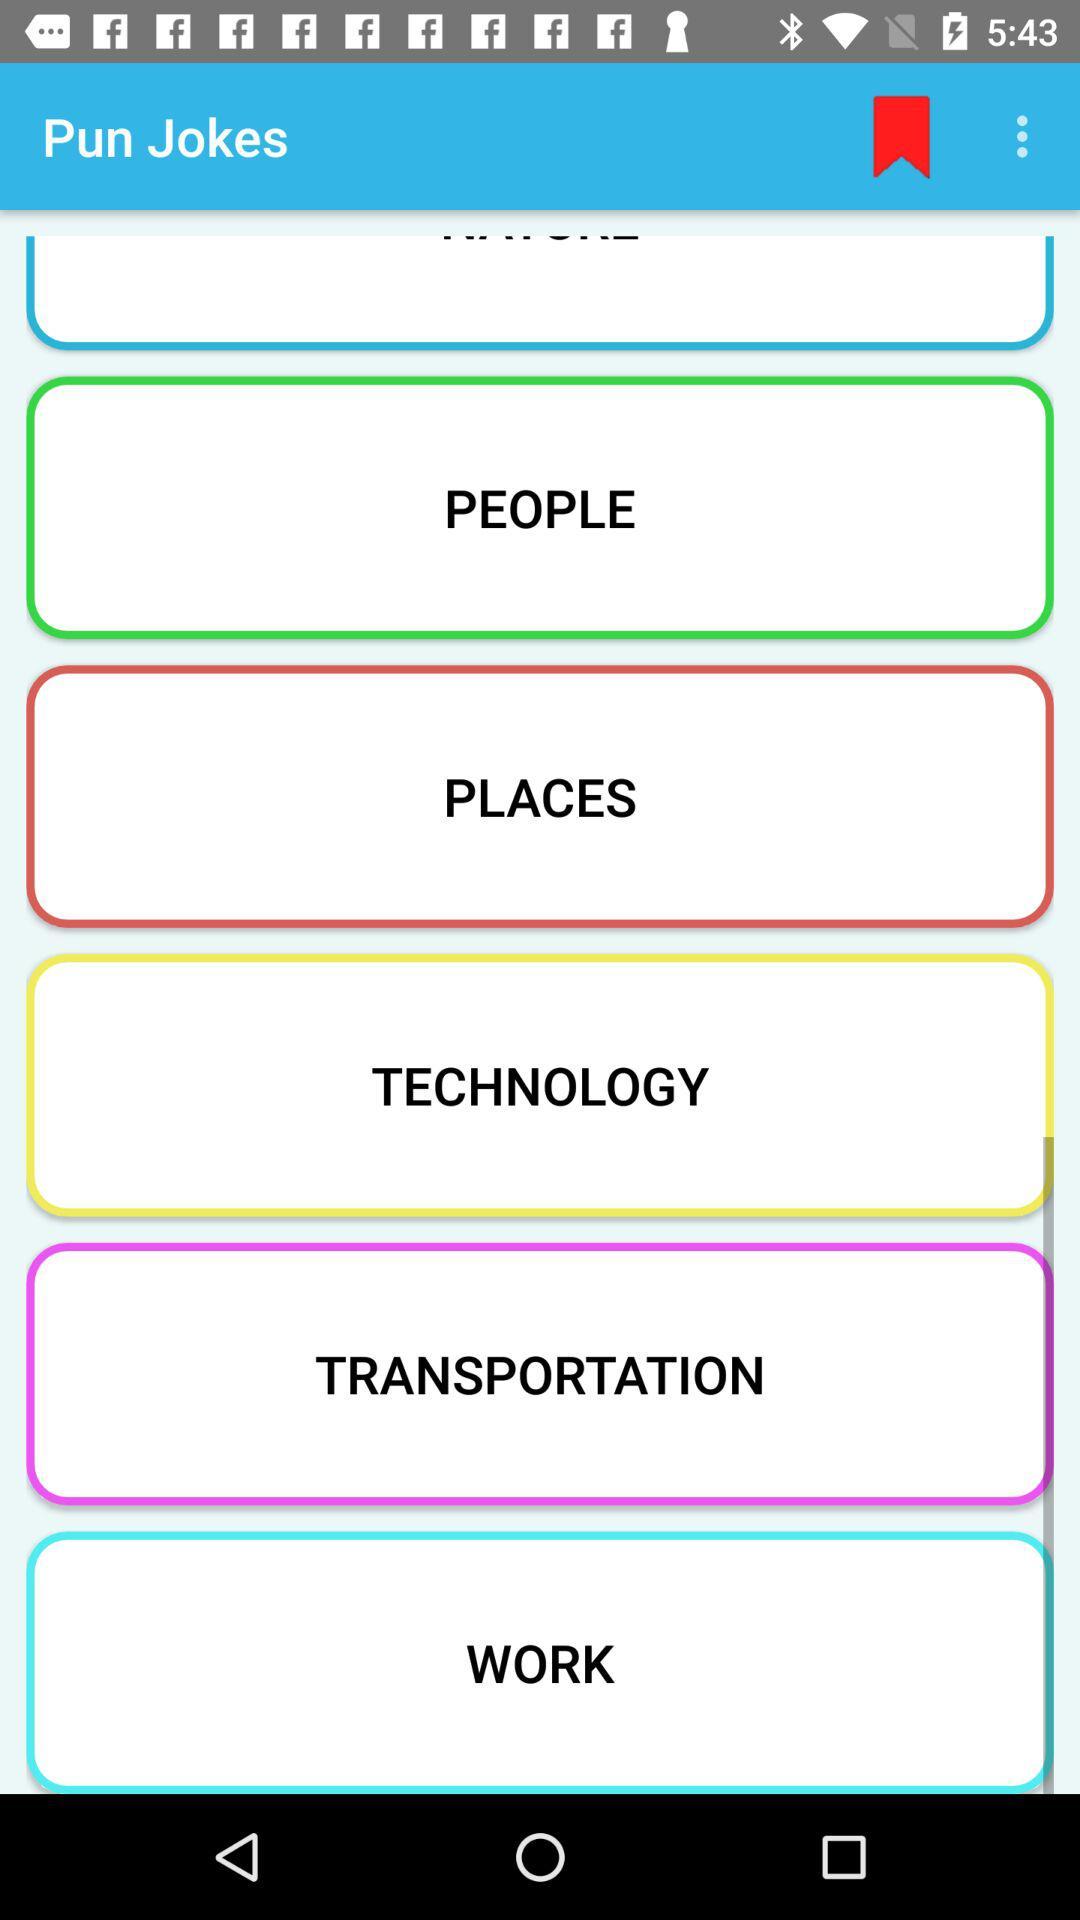 This screenshot has width=1080, height=1920. What do you see at coordinates (540, 1662) in the screenshot?
I see `the work item` at bounding box center [540, 1662].